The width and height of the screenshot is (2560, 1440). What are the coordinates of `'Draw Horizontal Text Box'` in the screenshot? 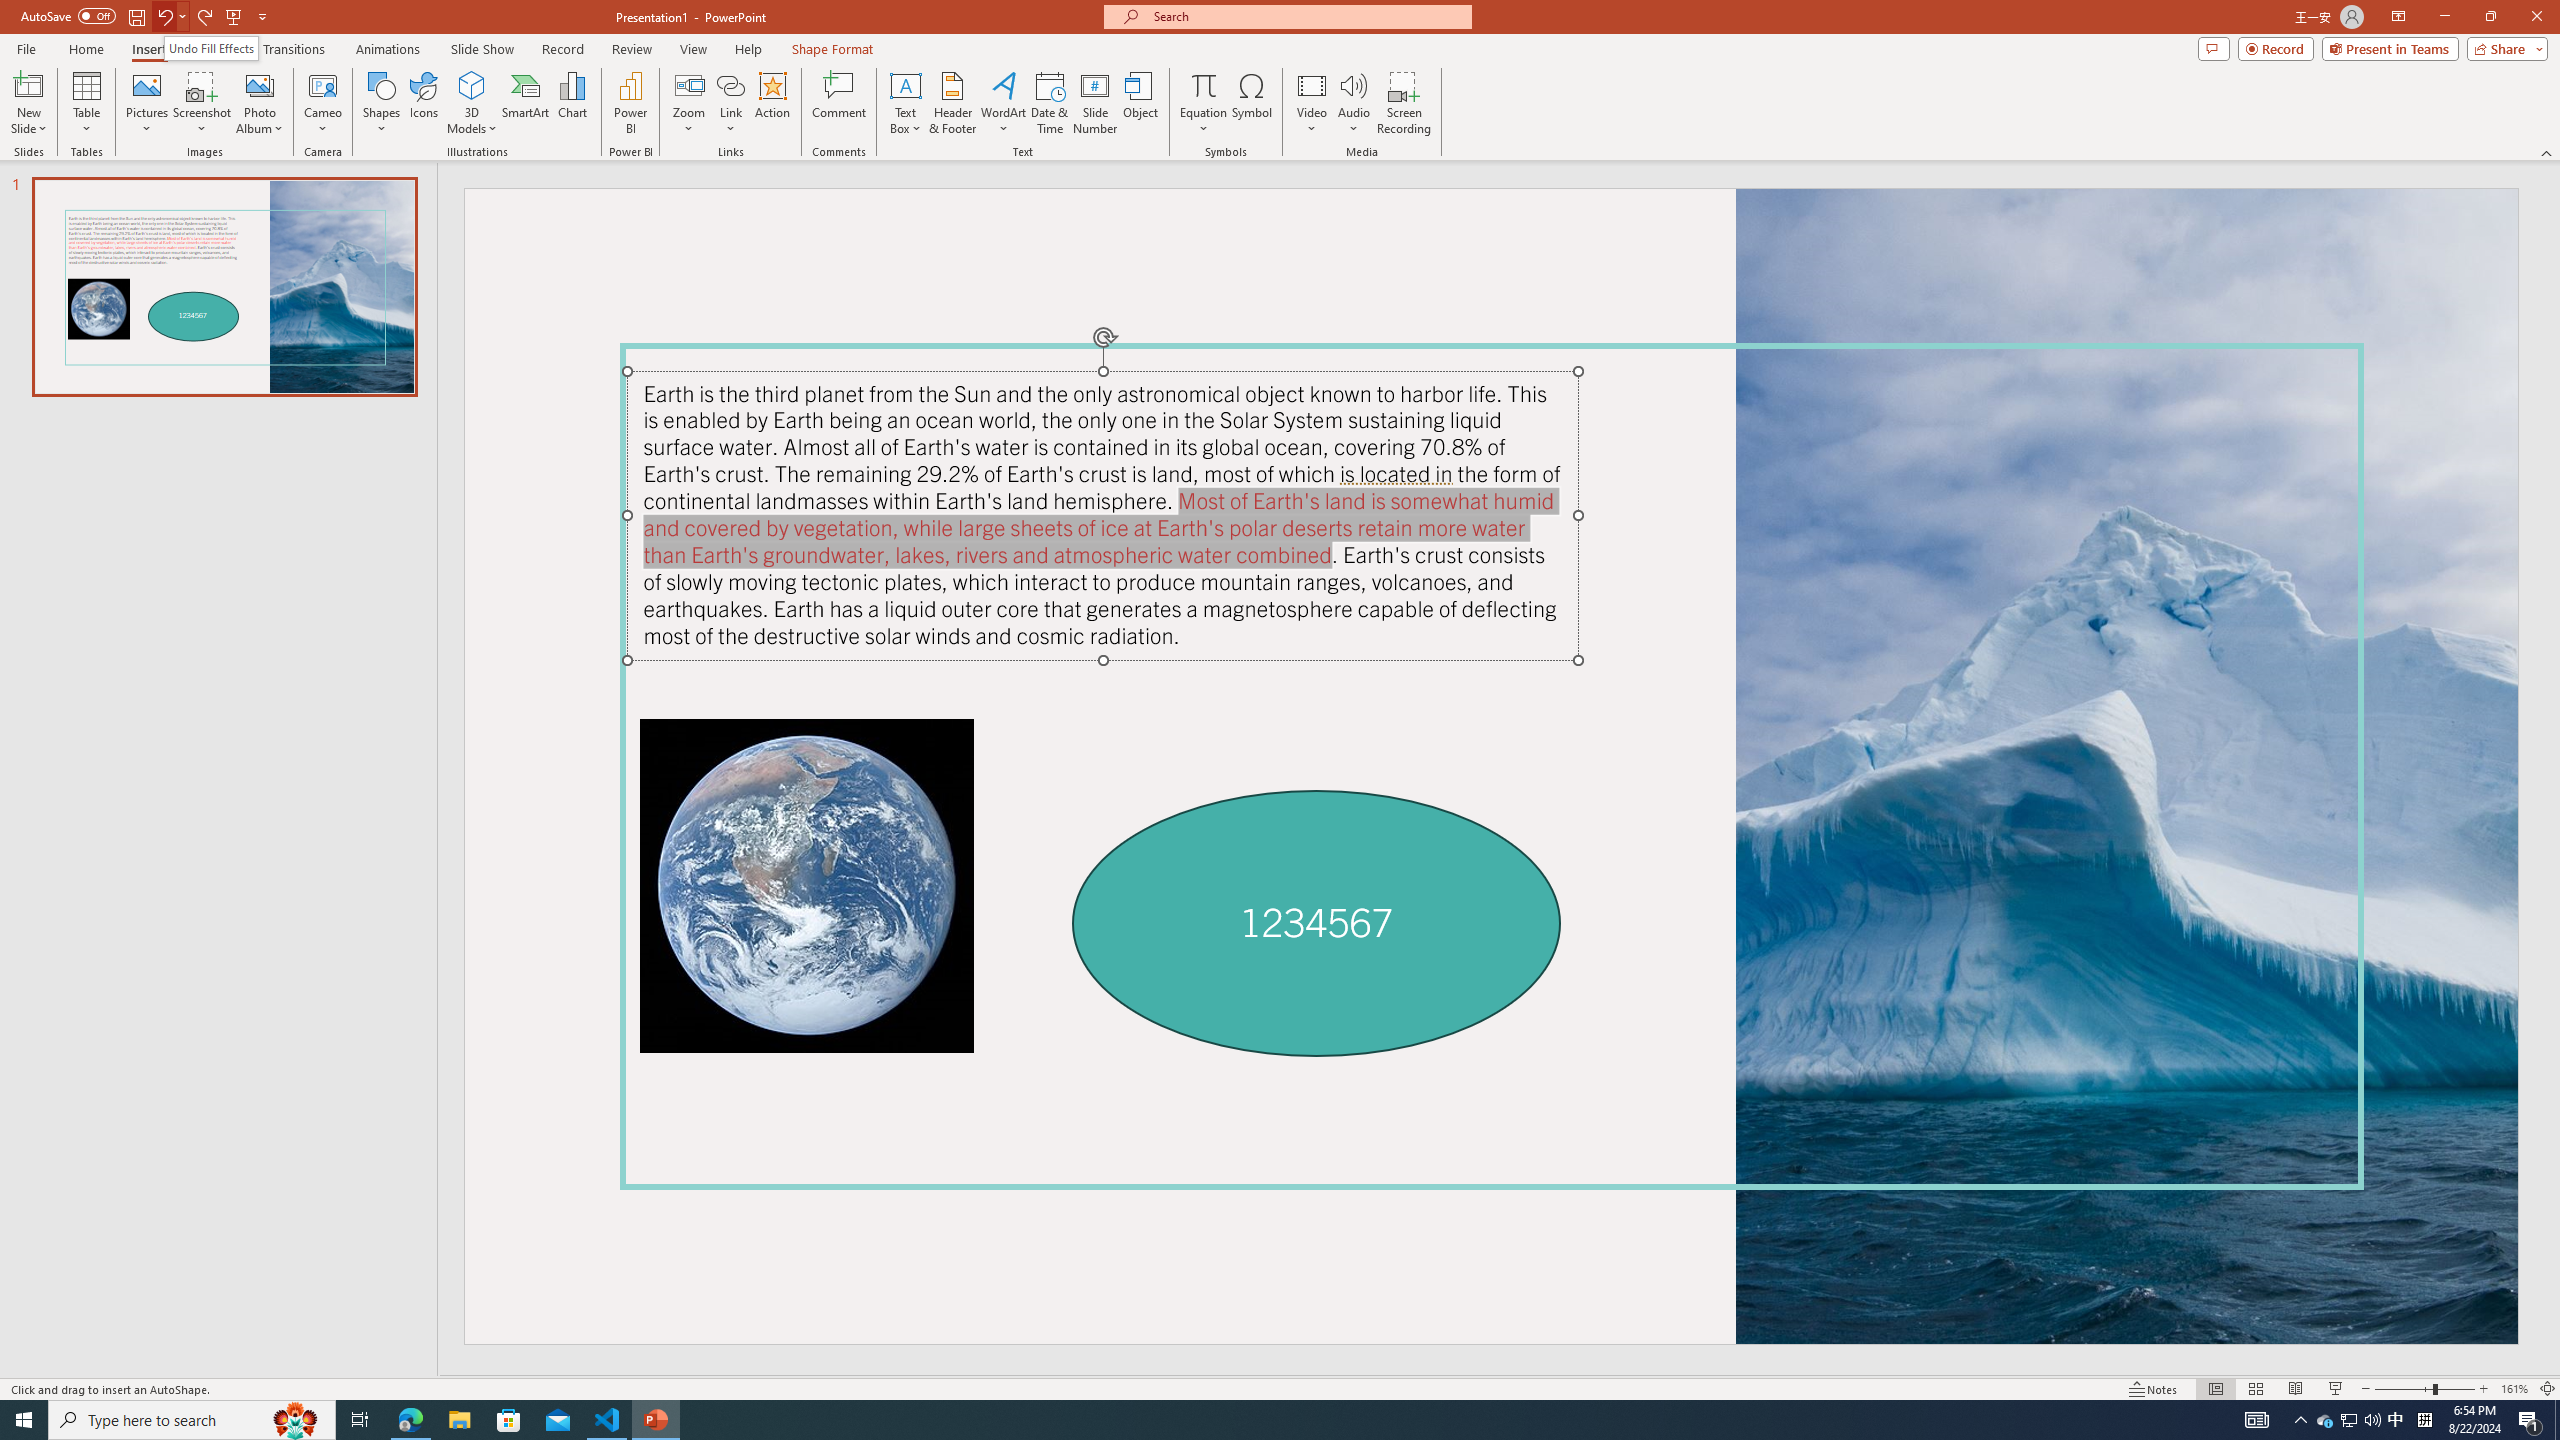 It's located at (905, 84).